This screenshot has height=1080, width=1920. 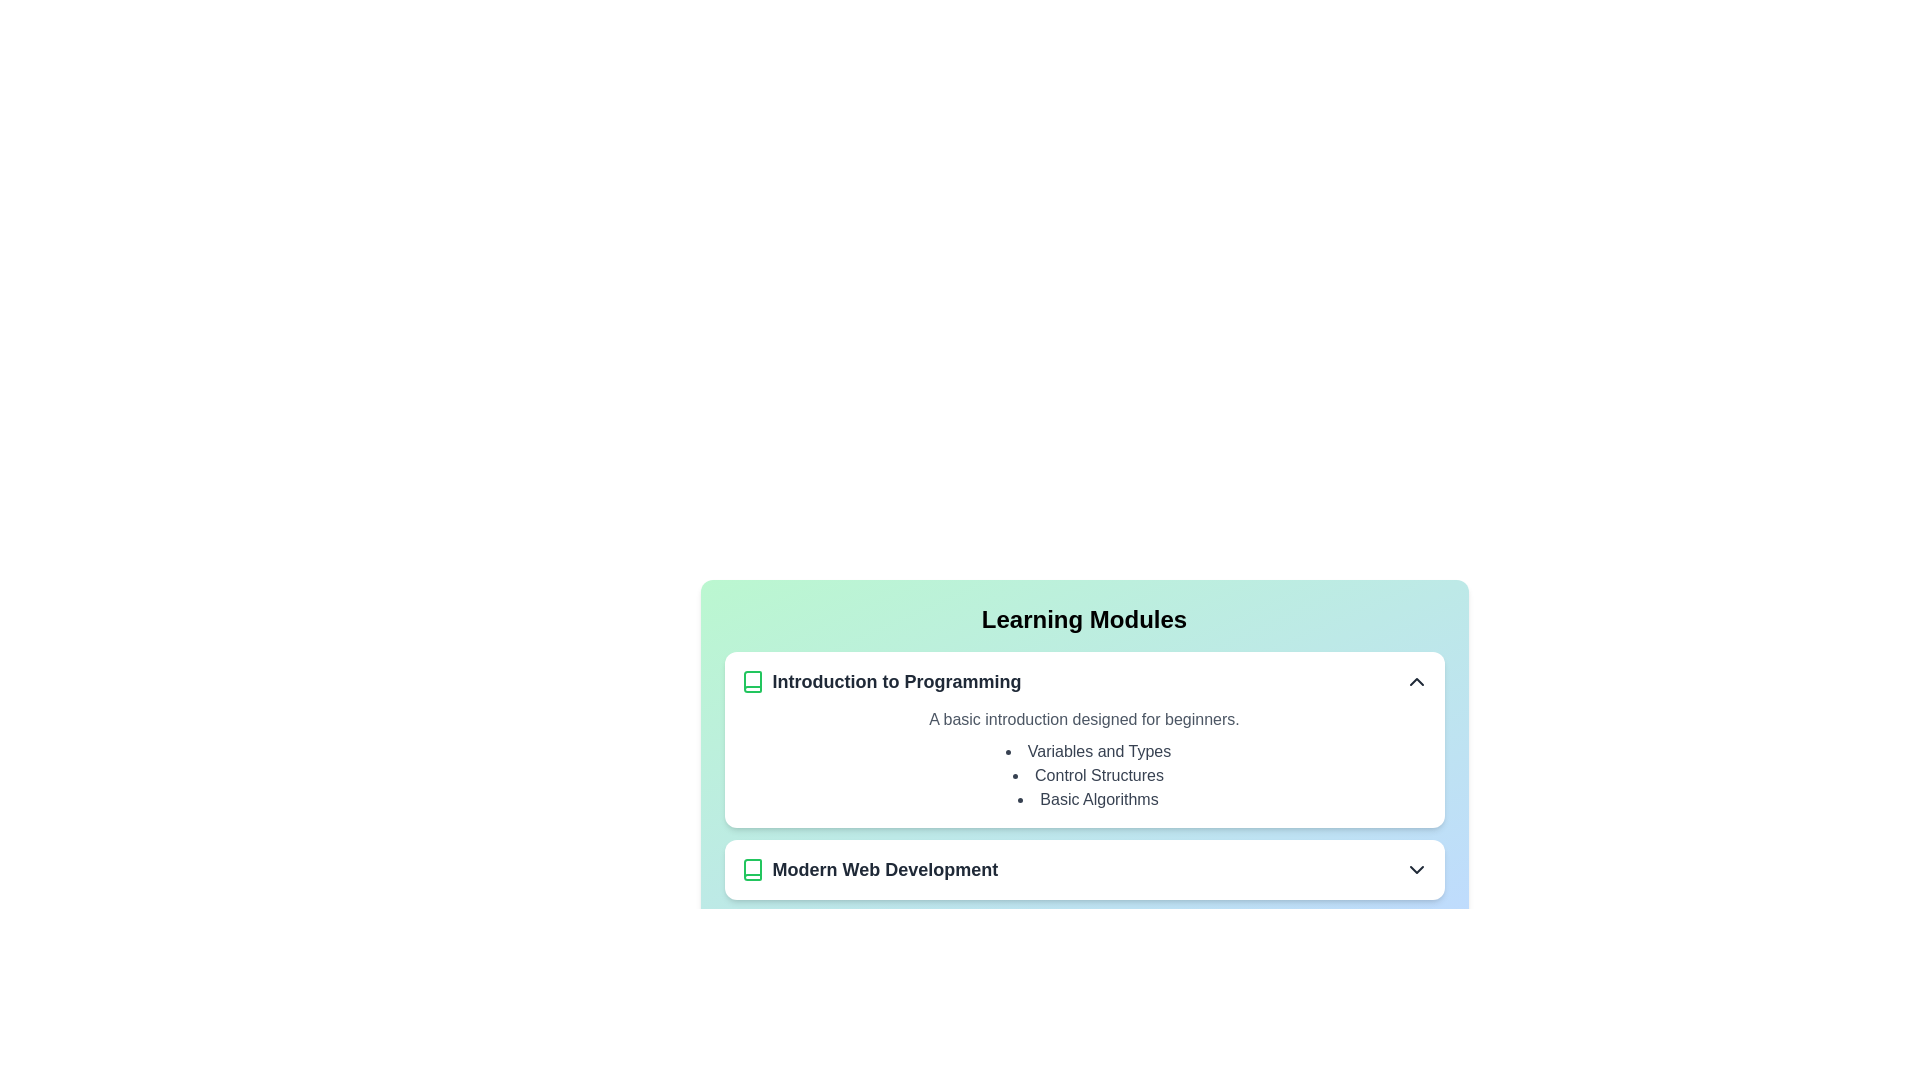 I want to click on the navigational button that serves as a label for the first learning module in the list, positioned below 'Introduction to Programming', so click(x=869, y=869).